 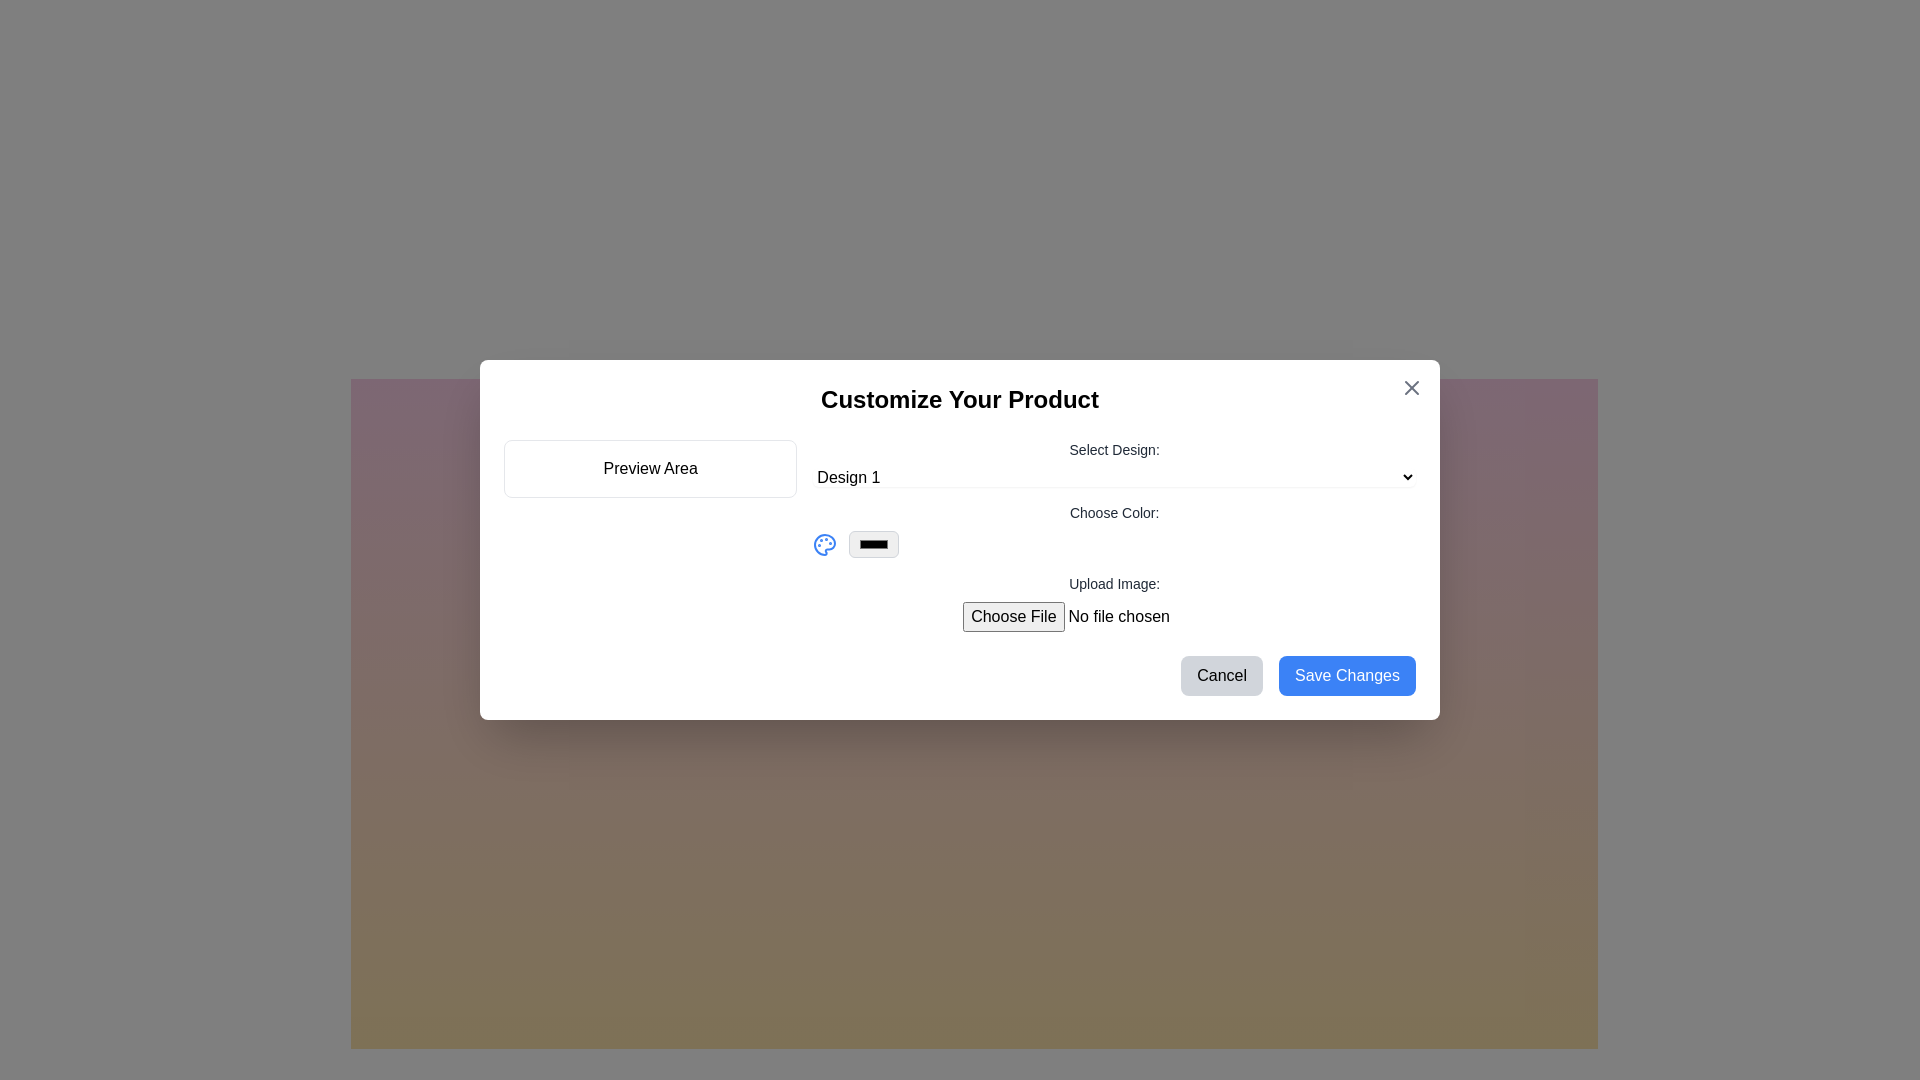 I want to click on the 'X' close icon in the top-right corner of the modal dialog, so click(x=1410, y=388).